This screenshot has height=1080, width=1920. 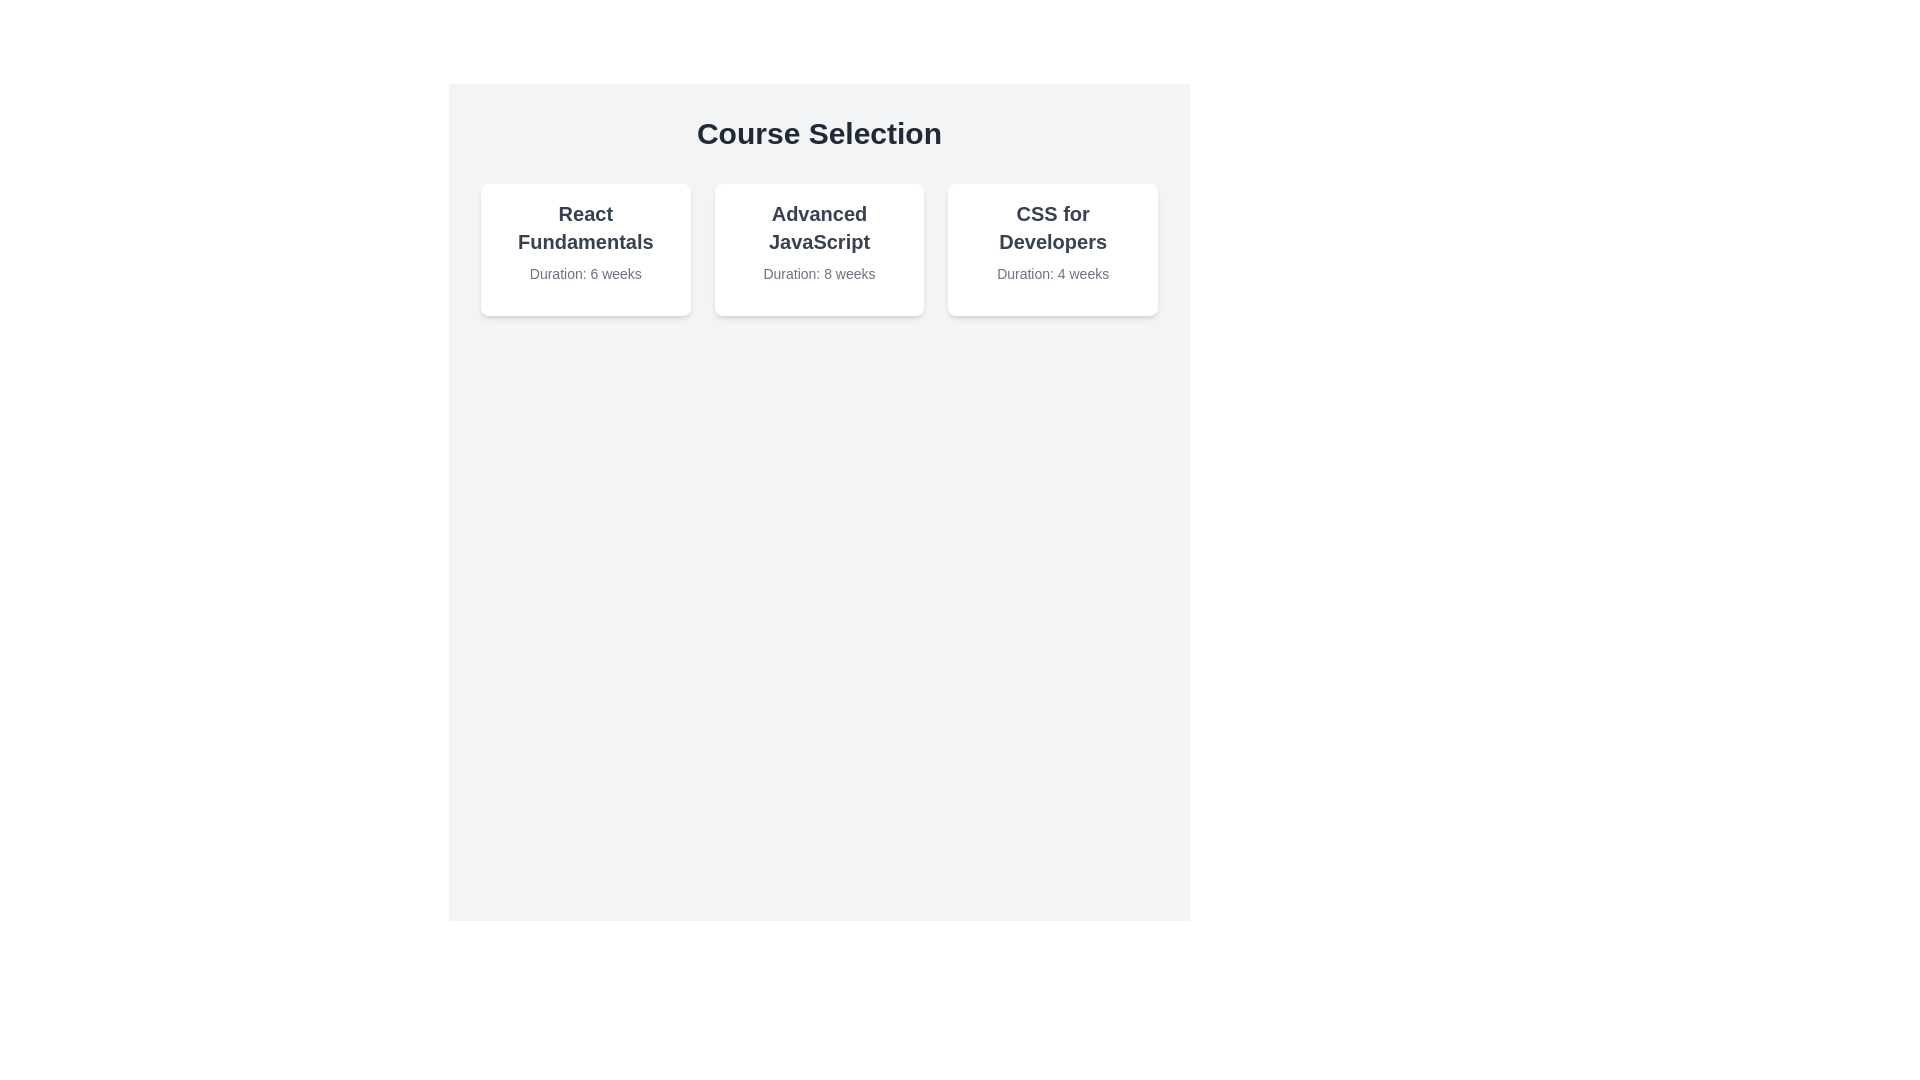 I want to click on the text label displaying 'React Fundamentals', which is styled with a bold gray font and positioned at the top of the white card in the grid layout, so click(x=584, y=226).